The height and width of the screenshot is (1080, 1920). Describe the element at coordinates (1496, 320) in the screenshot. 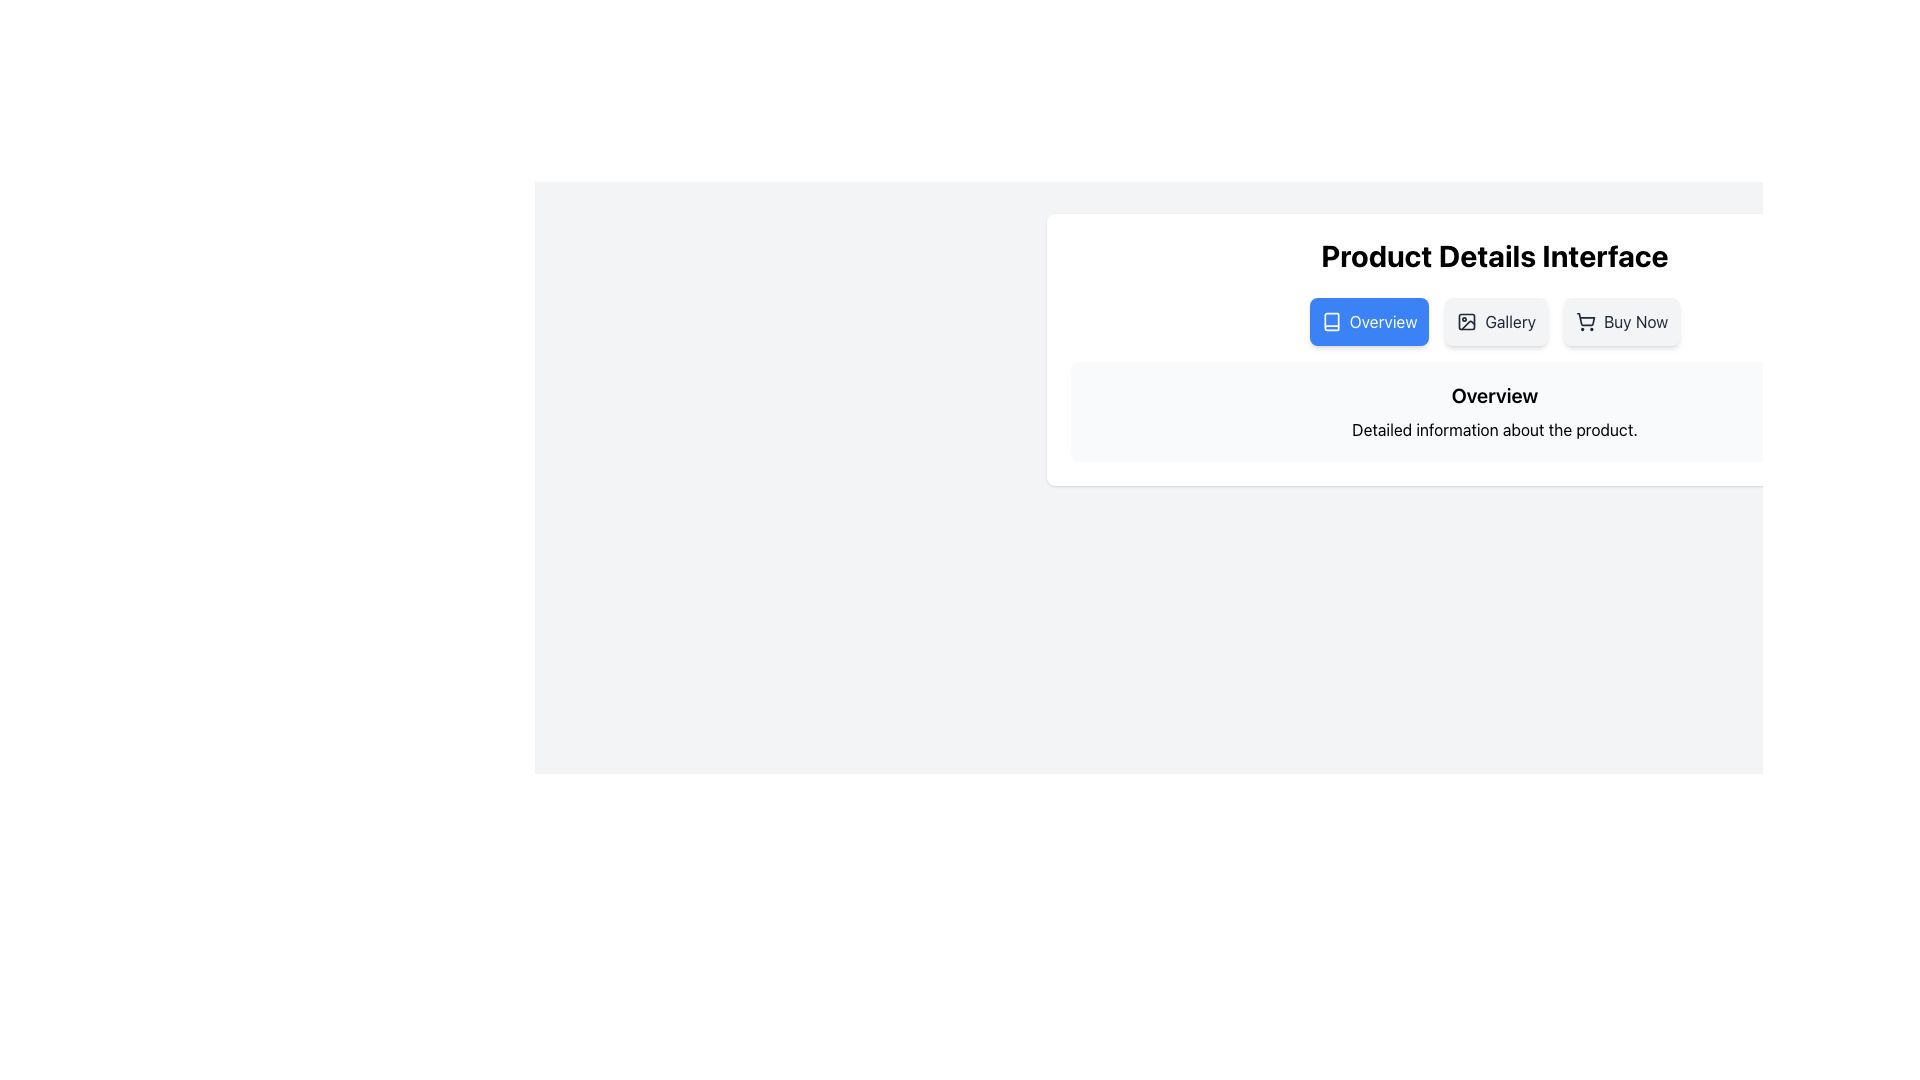

I see `the gallery navigation button located between the 'Overview' and 'Buy Now' buttons, situated below the 'Product Details Interface' heading to observe visual feedback` at that location.